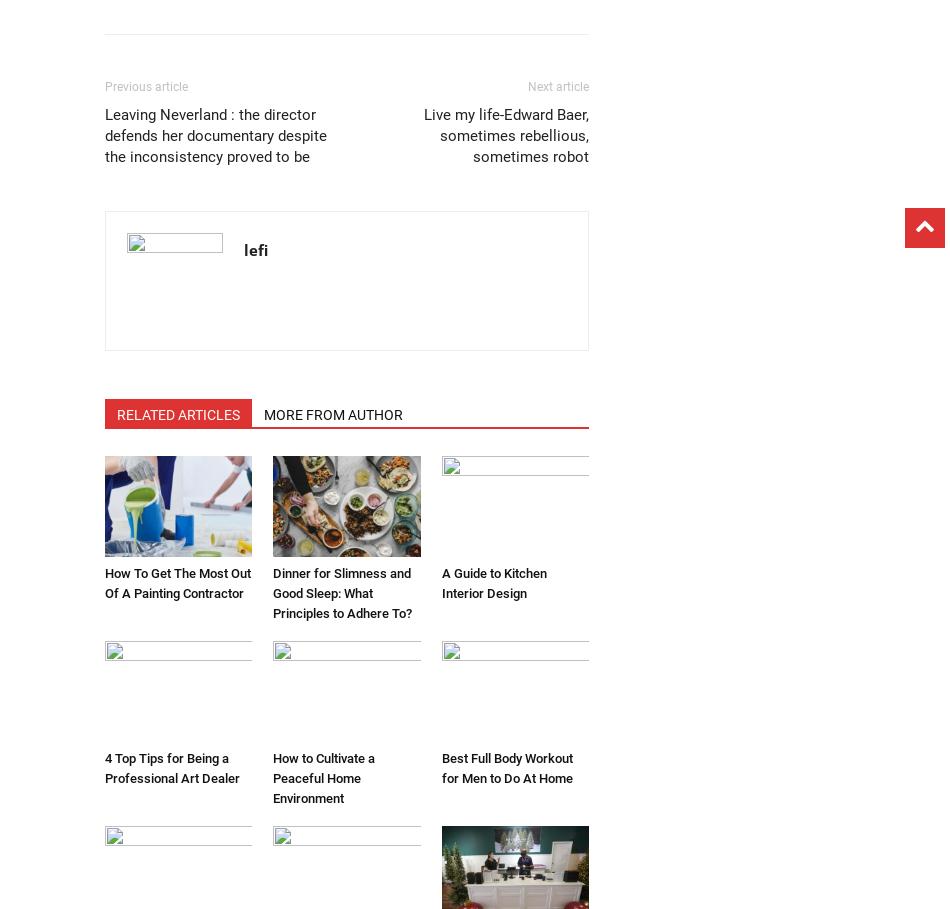 Image resolution: width=950 pixels, height=909 pixels. I want to click on 'Leaving Neverland : the director defends her documentary despite the inconsistency proved to be', so click(216, 134).